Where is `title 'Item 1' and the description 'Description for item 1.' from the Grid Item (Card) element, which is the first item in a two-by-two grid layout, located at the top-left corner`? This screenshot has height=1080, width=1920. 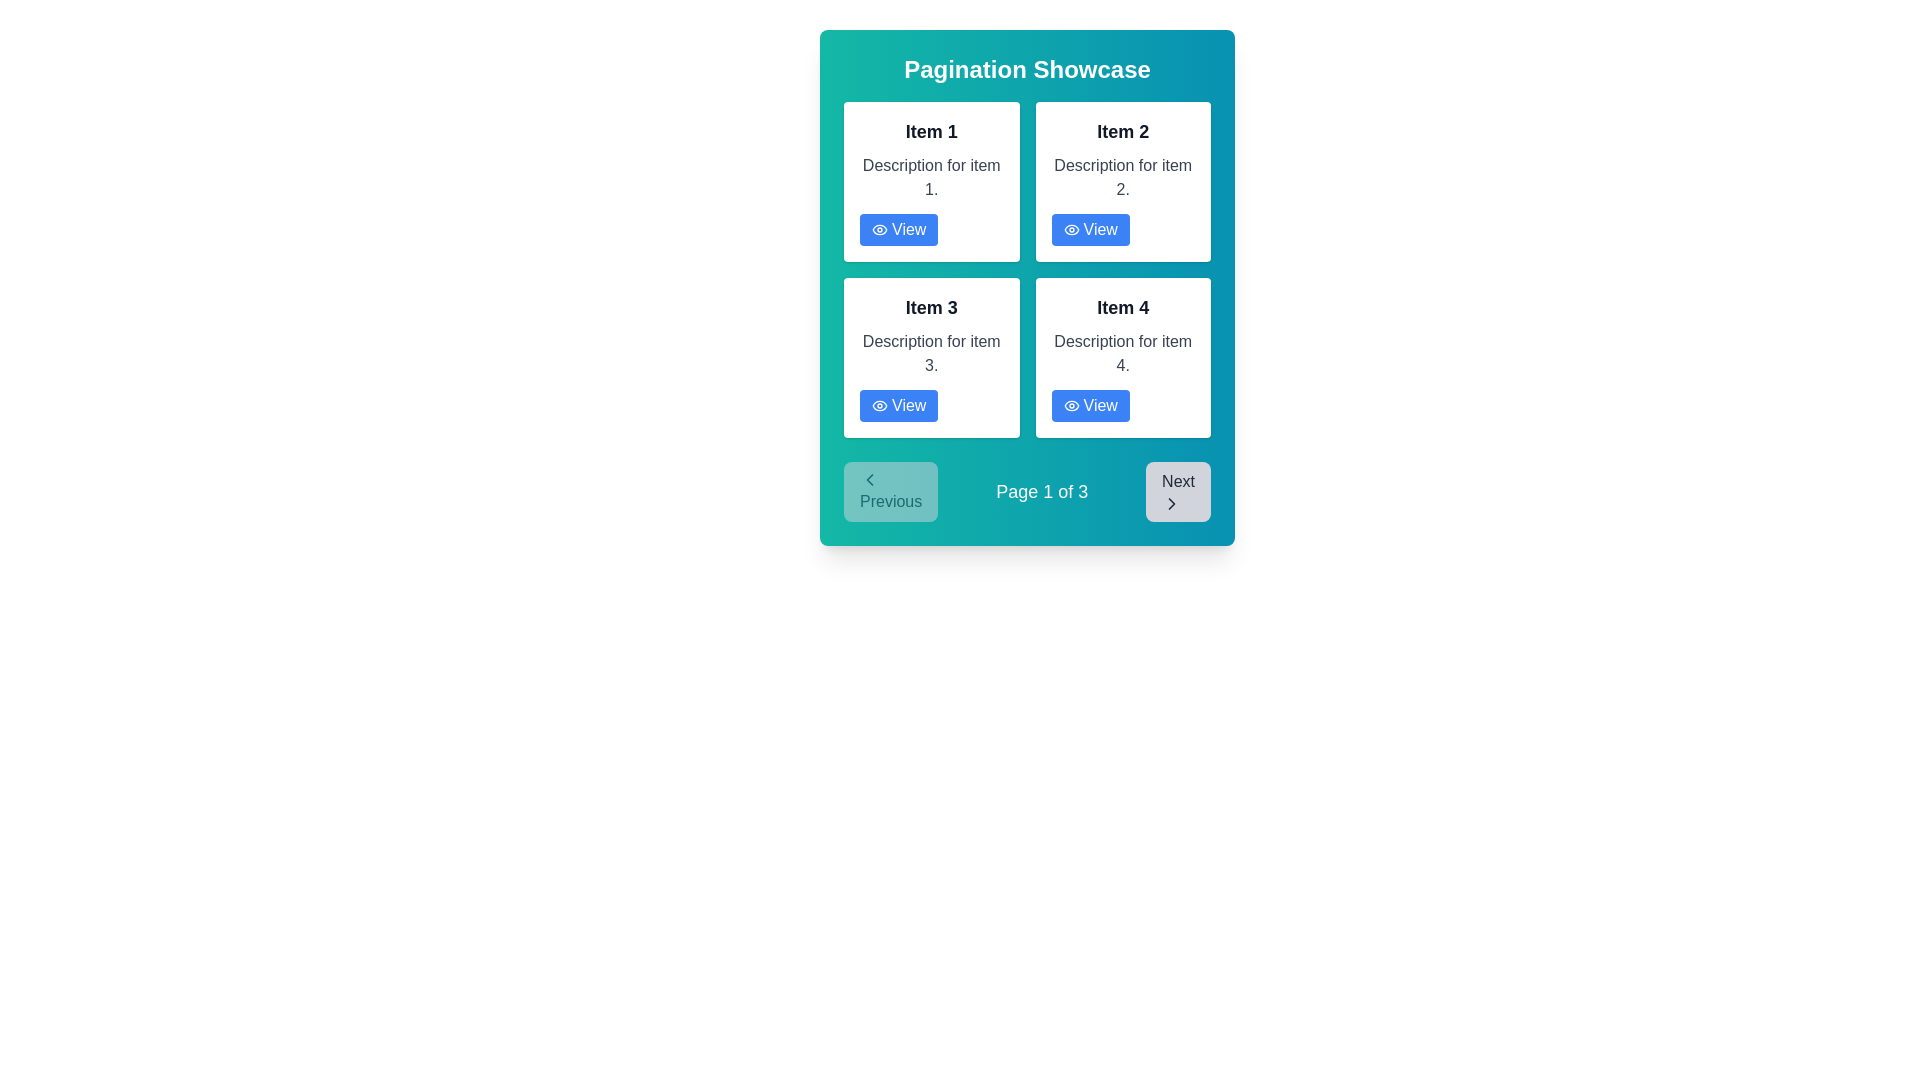
title 'Item 1' and the description 'Description for item 1.' from the Grid Item (Card) element, which is the first item in a two-by-two grid layout, located at the top-left corner is located at coordinates (930, 181).